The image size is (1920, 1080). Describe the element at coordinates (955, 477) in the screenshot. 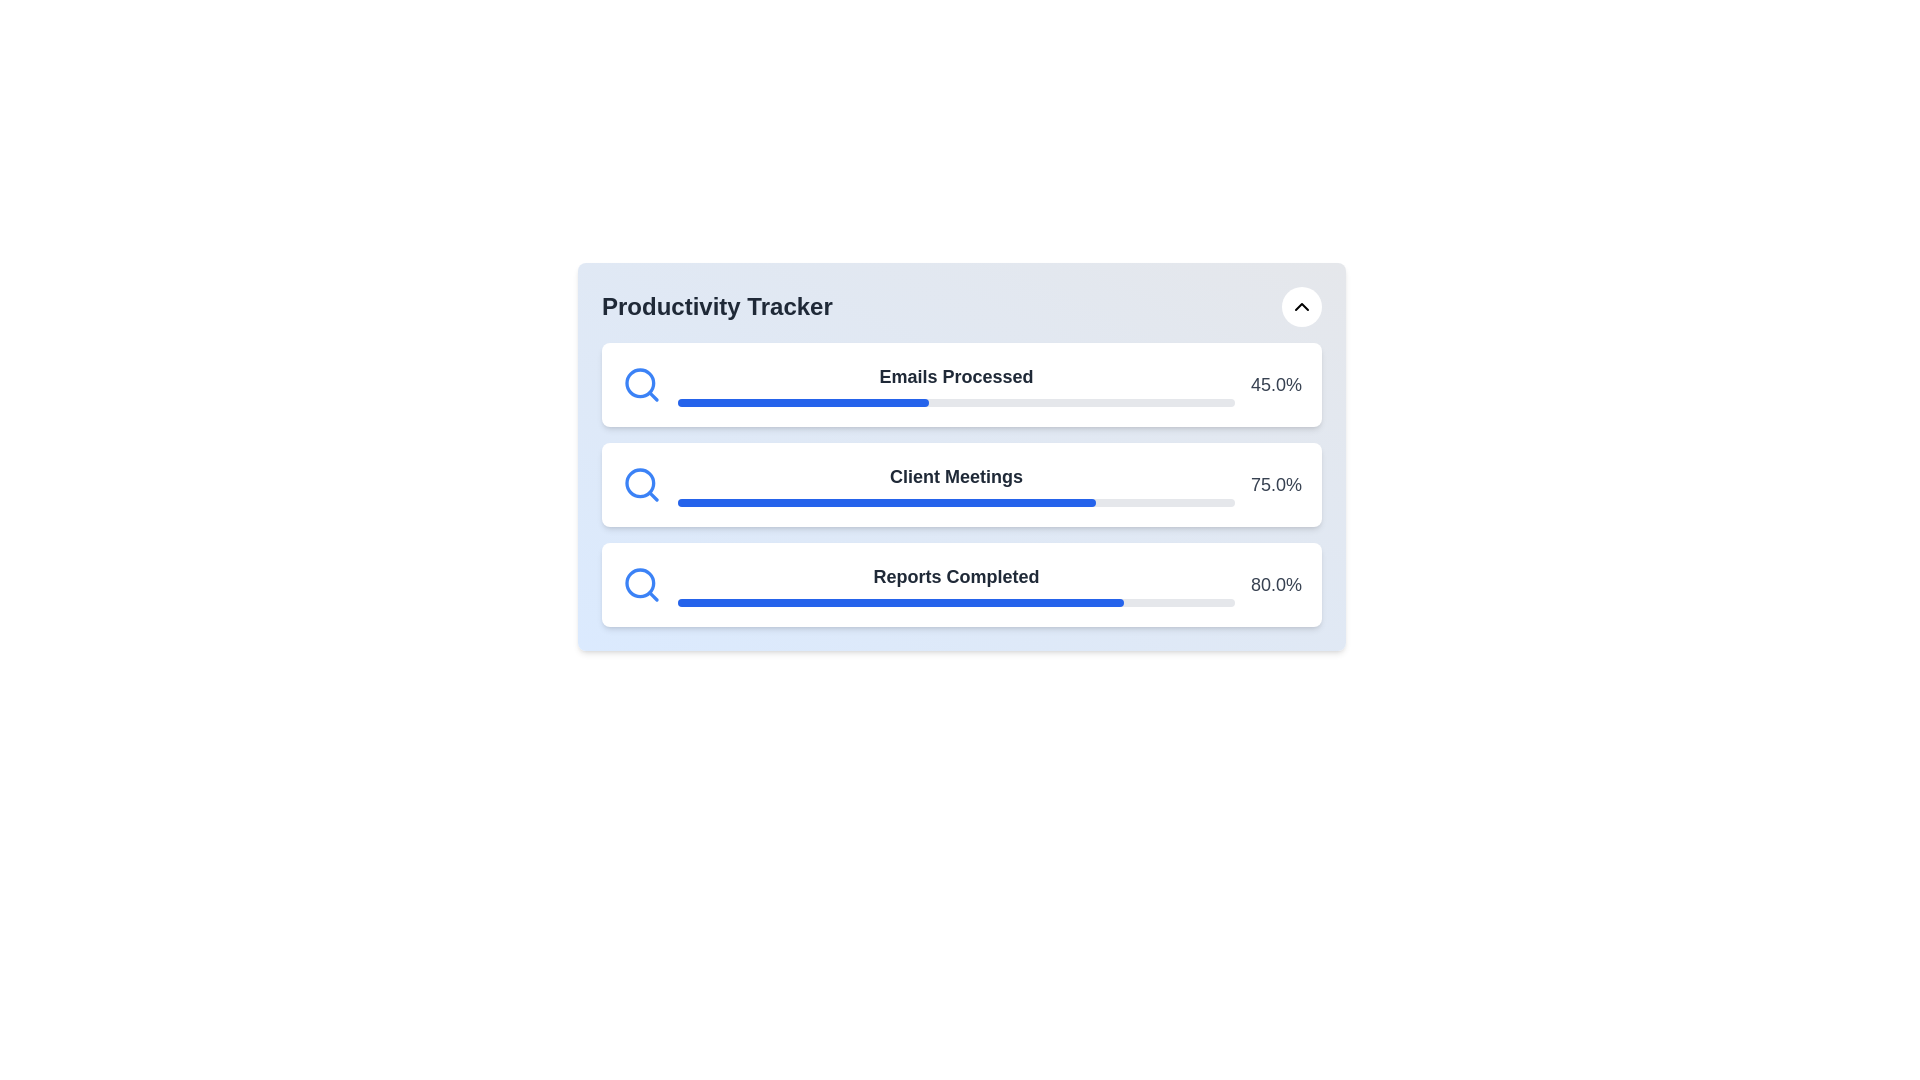

I see `the 'Client Meetings' text label, which is displayed in bold, slightly larger dark gray font within the 'Productivity Tracker' section` at that location.